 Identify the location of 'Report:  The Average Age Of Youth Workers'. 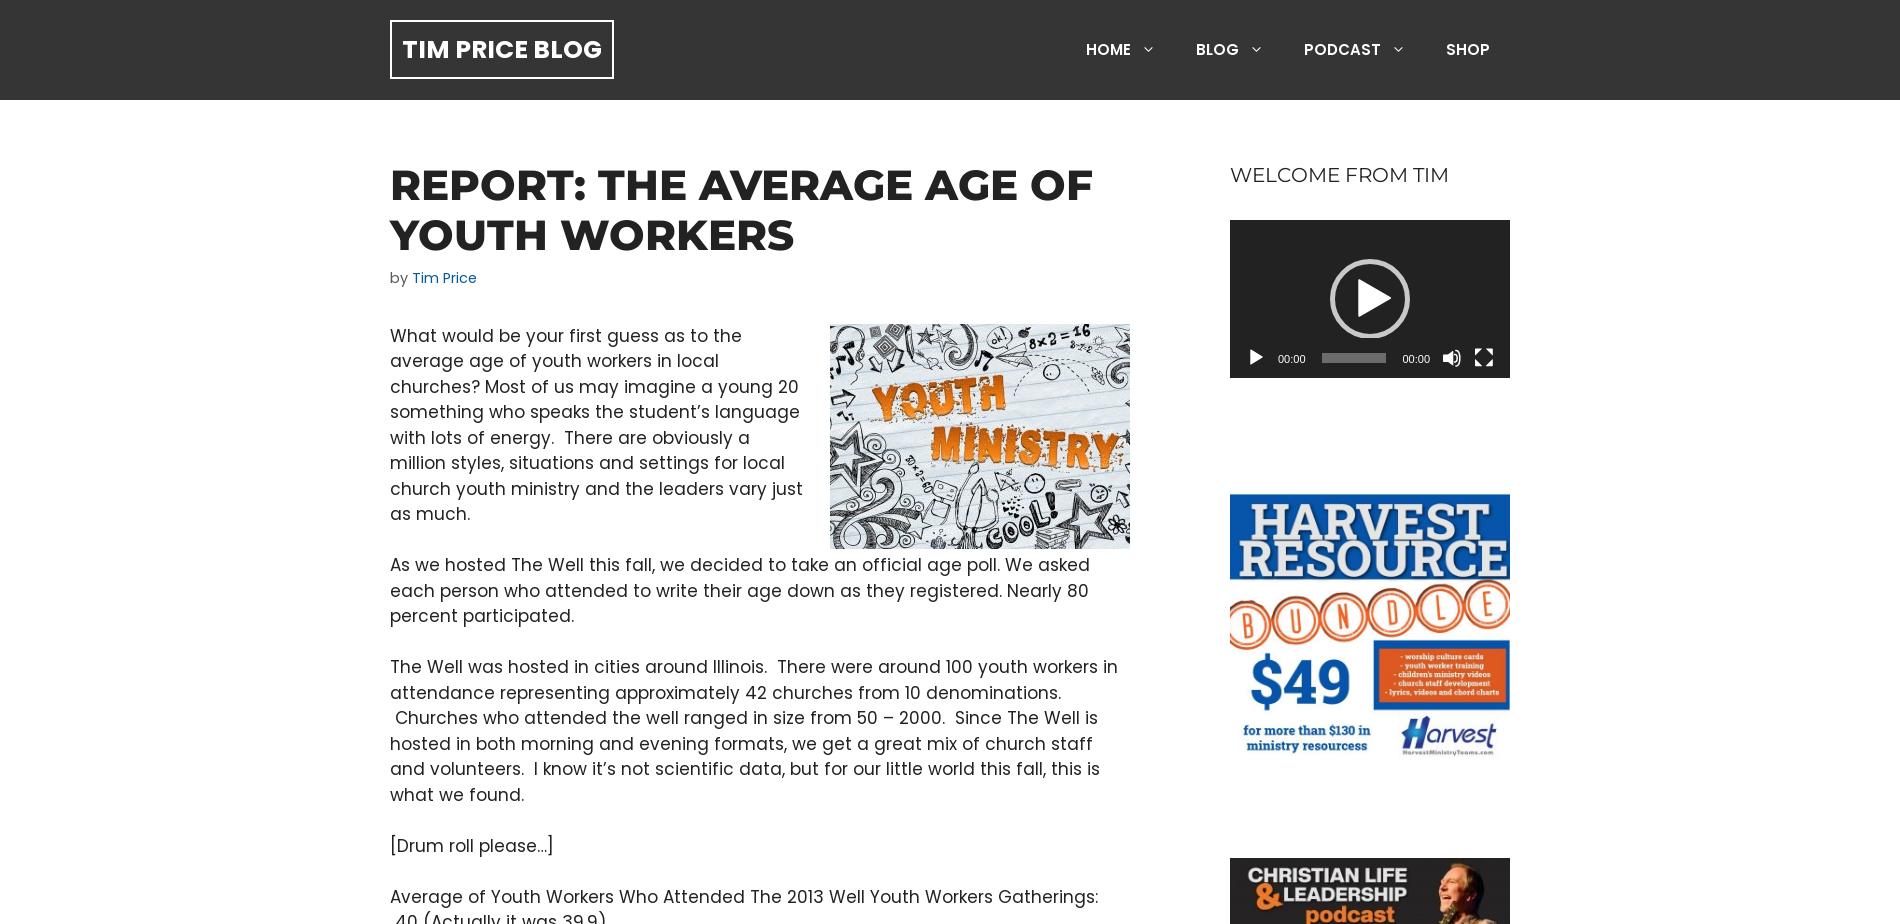
(389, 210).